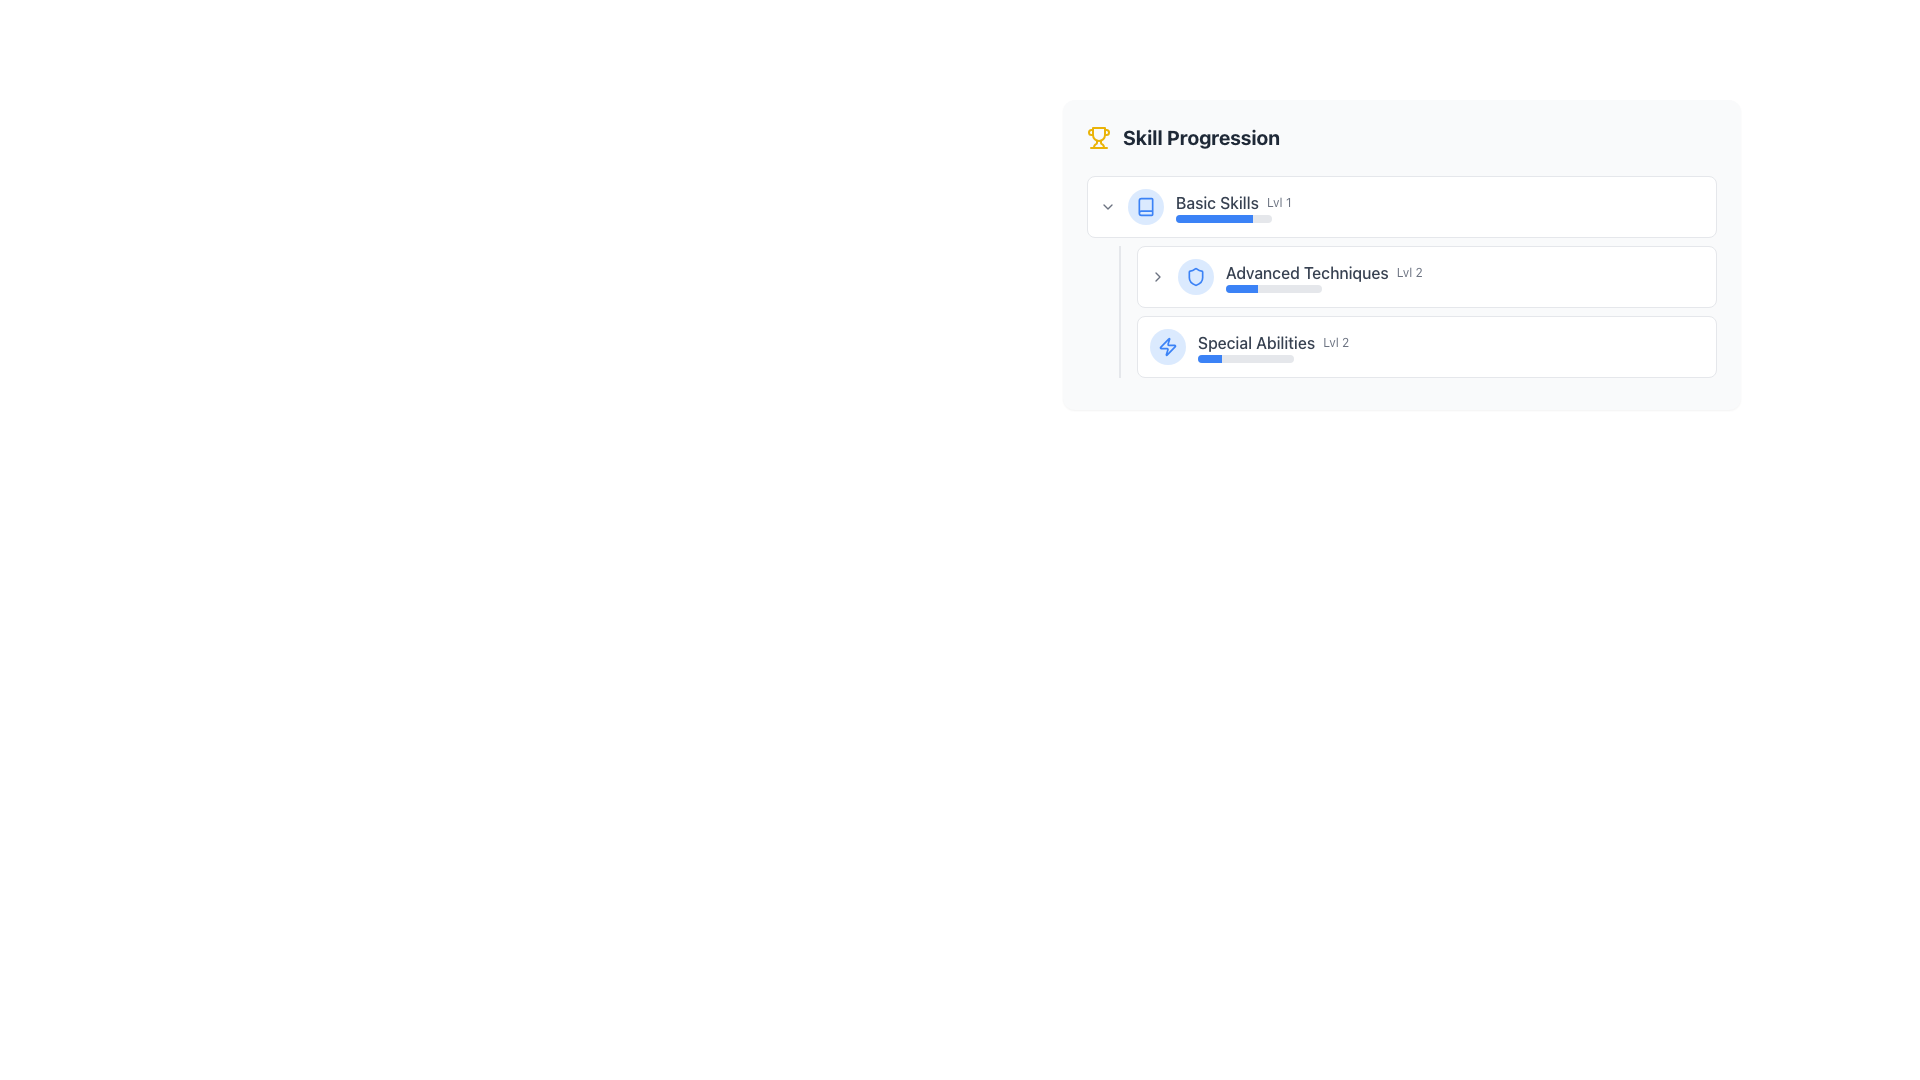 This screenshot has width=1920, height=1080. I want to click on the List item element titled 'Special Abilities', so click(1425, 346).